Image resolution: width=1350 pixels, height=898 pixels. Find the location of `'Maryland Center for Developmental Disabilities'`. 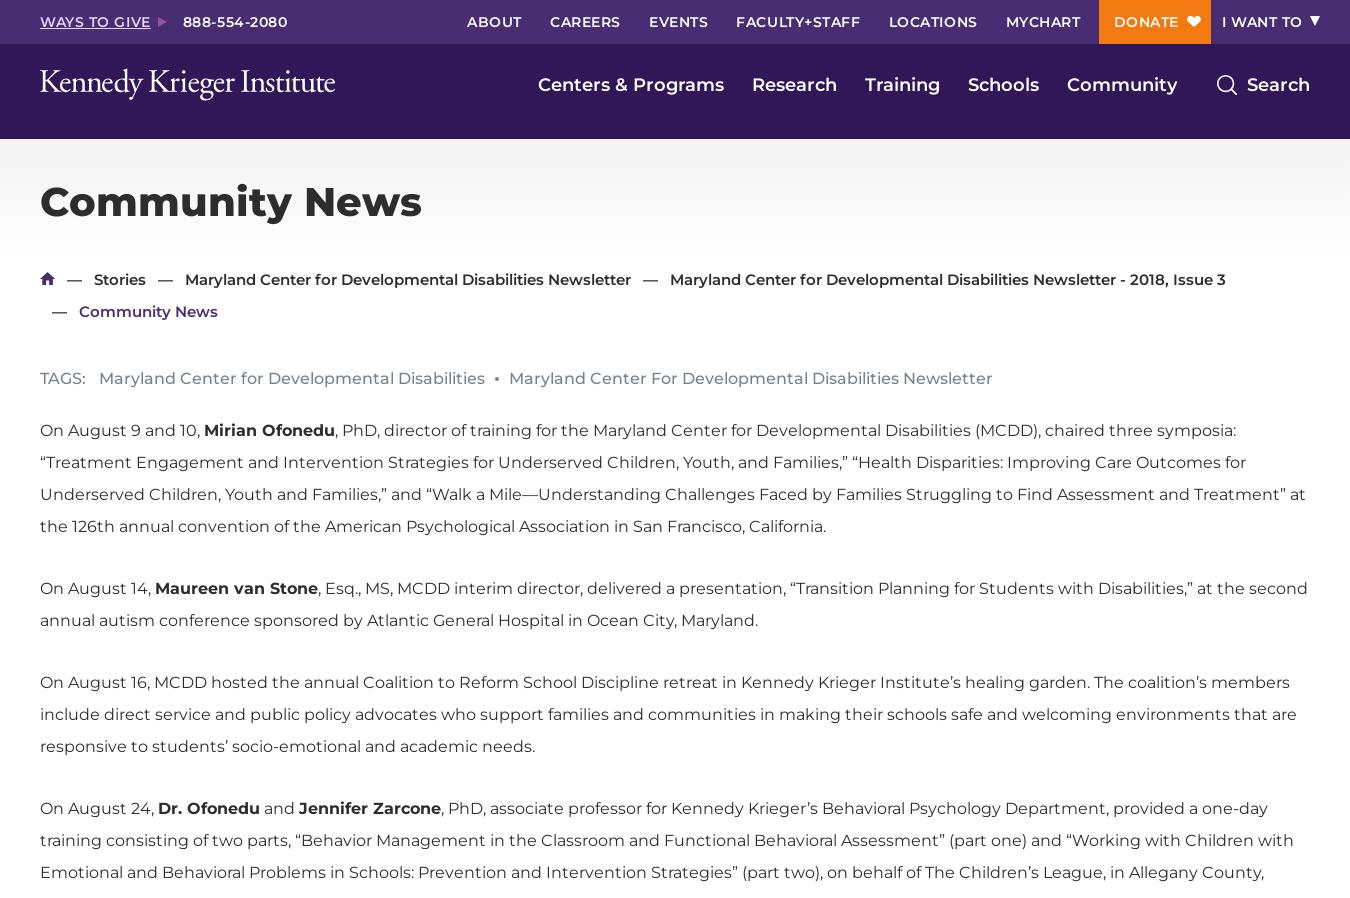

'Maryland Center for Developmental Disabilities' is located at coordinates (291, 378).